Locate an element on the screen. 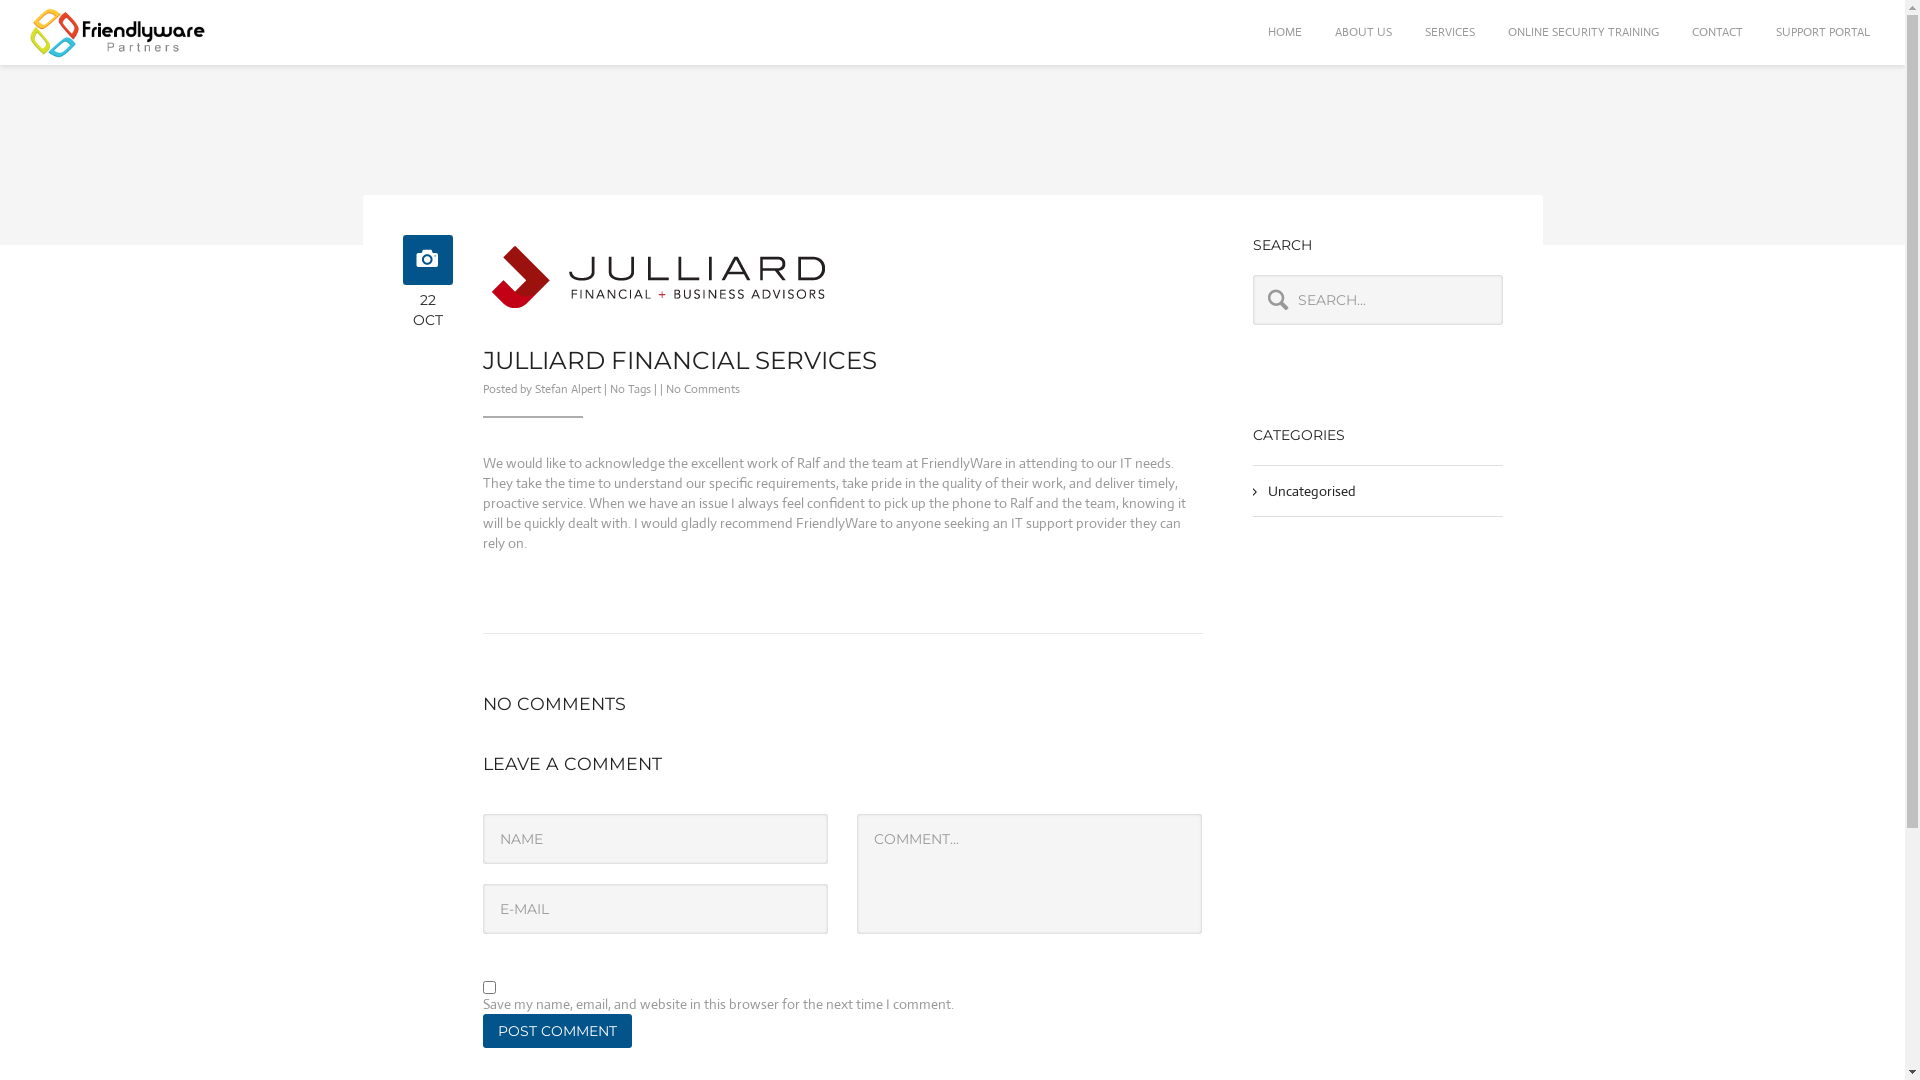  'ONLINE SECURITY TRAINING' is located at coordinates (1582, 32).